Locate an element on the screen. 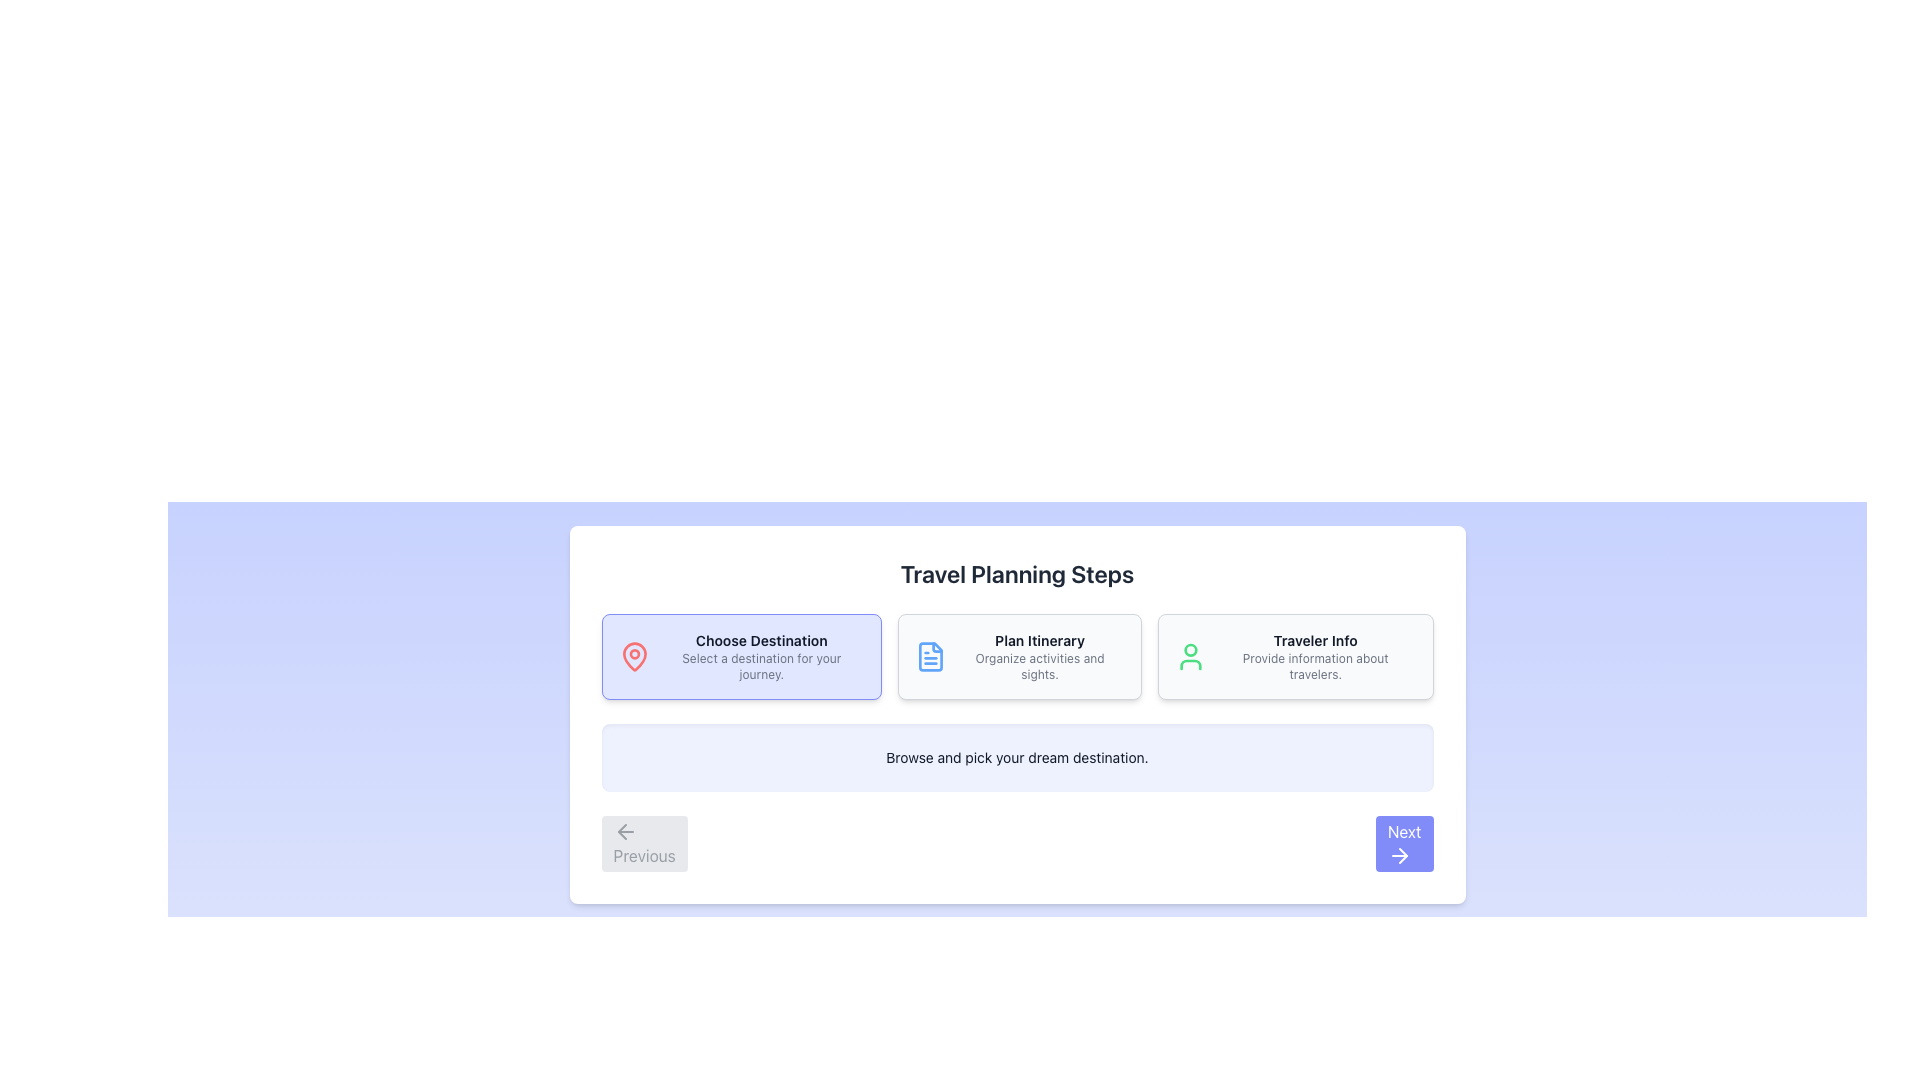  the left arrow icon inside the 'Previous' button at the bottom-left corner of the card interface to visually indicate navigation to the previous step is located at coordinates (624, 832).